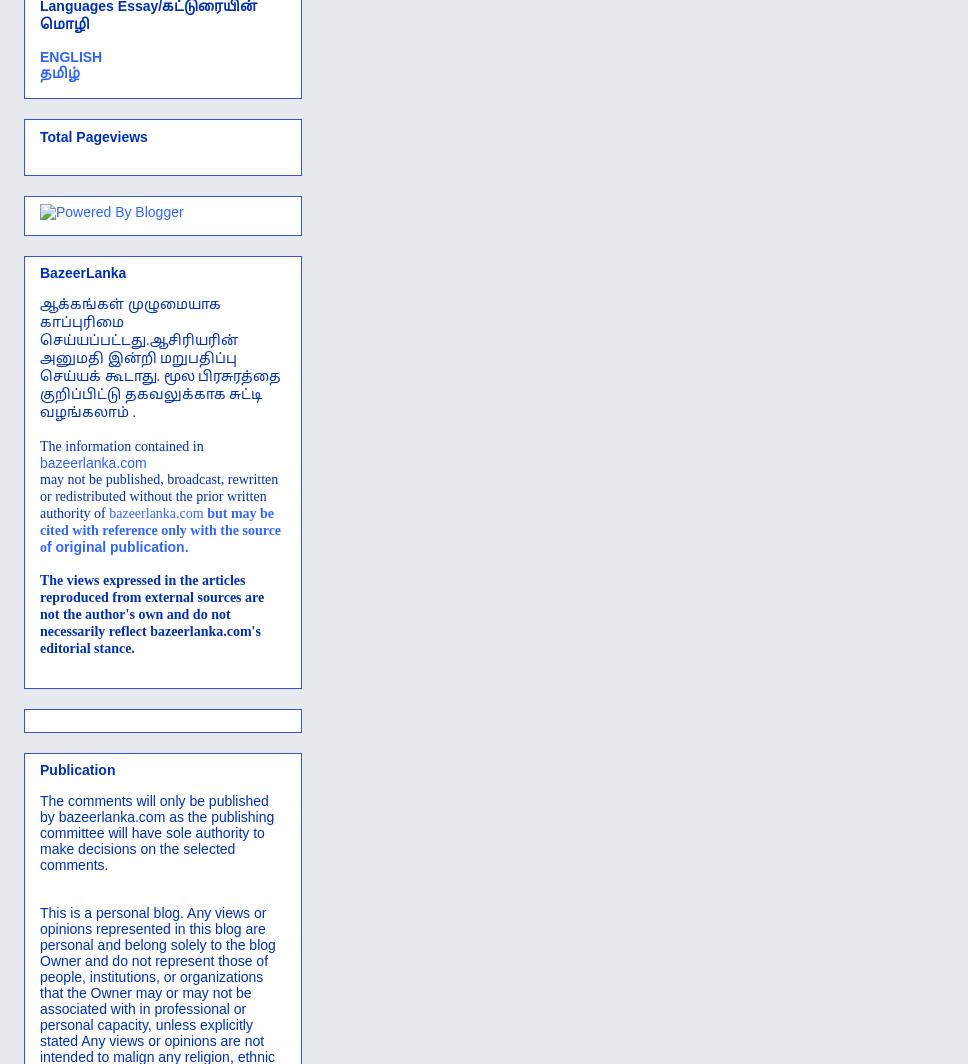 This screenshot has height=1064, width=968. What do you see at coordinates (150, 622) in the screenshot?
I see `'from external sources are not the author's own and do not necessarily reflect bazeerlanka.com's editorial stance.'` at bounding box center [150, 622].